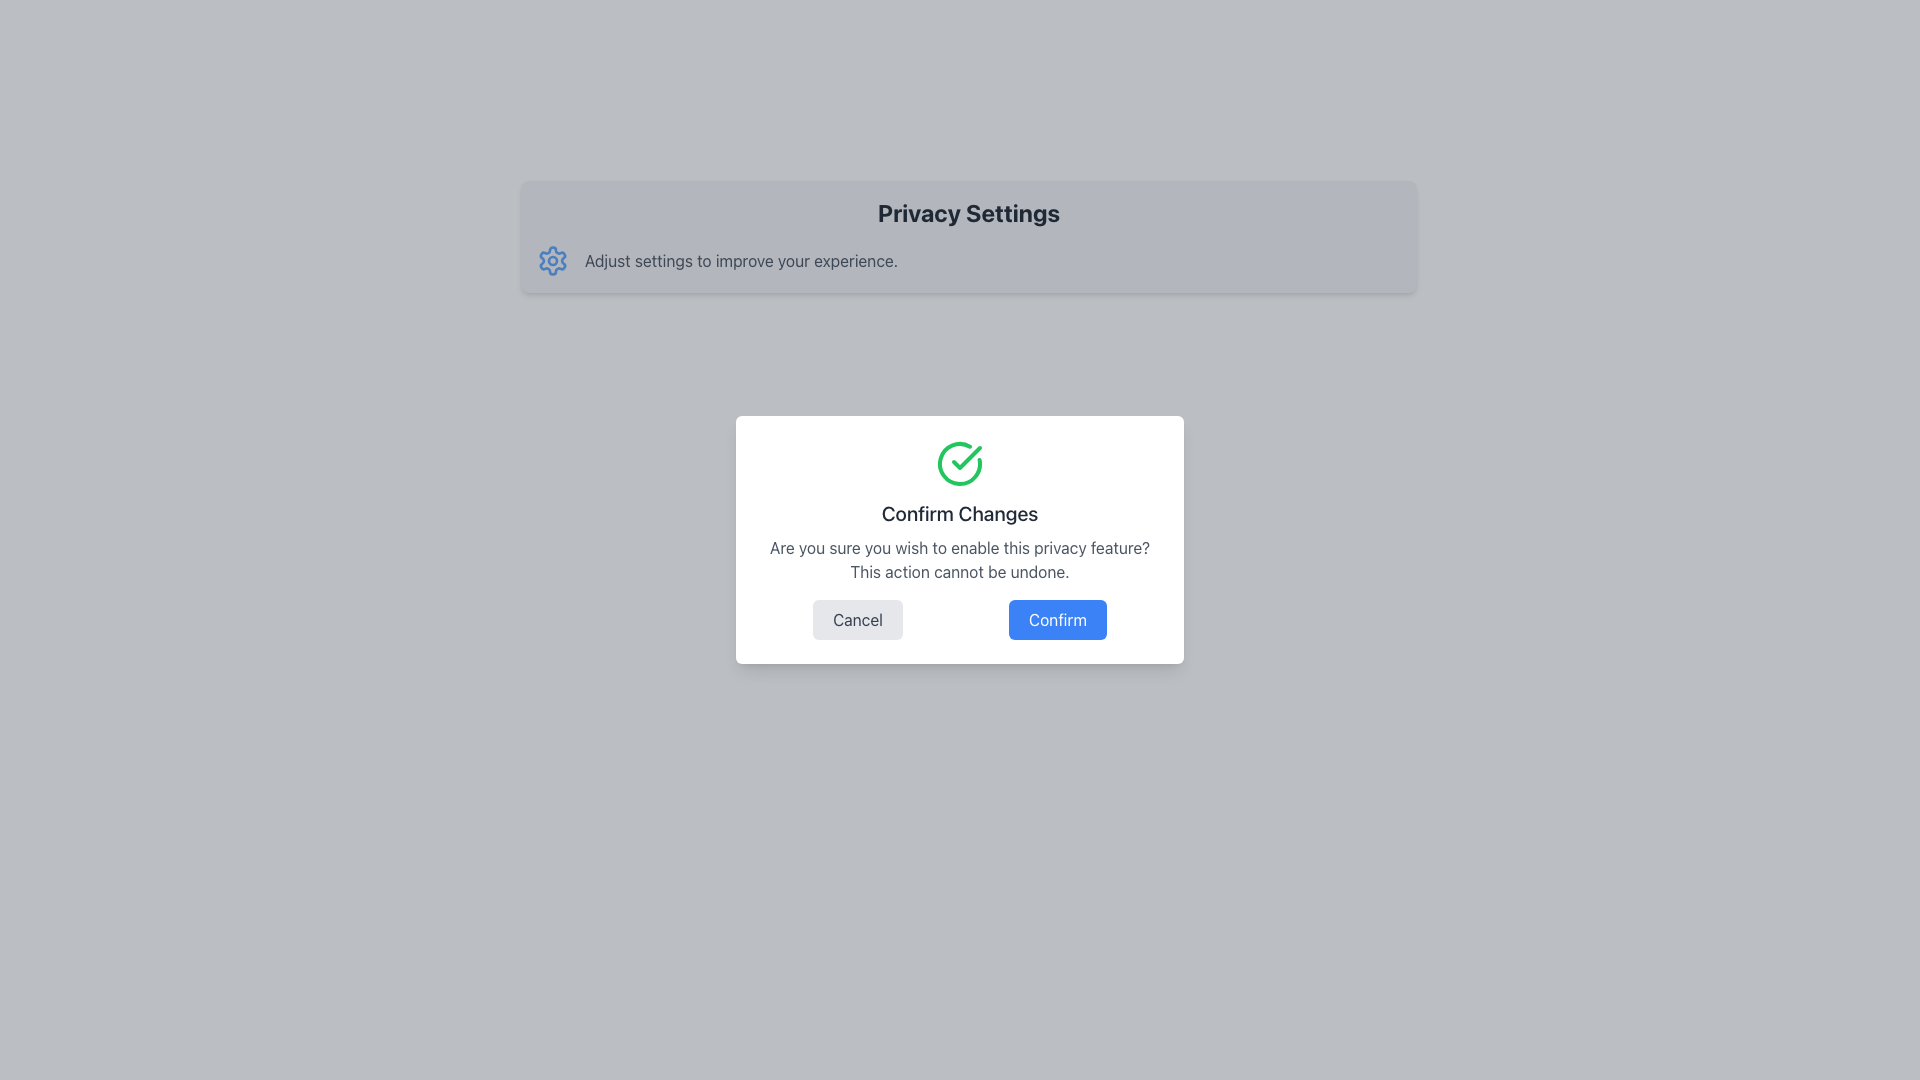  I want to click on the text element containing the paragraph 'Are you sure you wish to enable this privacy feature? This action cannot be undone.' positioned below the 'Confirm Changes' heading in the modal dialog box, so click(960, 559).